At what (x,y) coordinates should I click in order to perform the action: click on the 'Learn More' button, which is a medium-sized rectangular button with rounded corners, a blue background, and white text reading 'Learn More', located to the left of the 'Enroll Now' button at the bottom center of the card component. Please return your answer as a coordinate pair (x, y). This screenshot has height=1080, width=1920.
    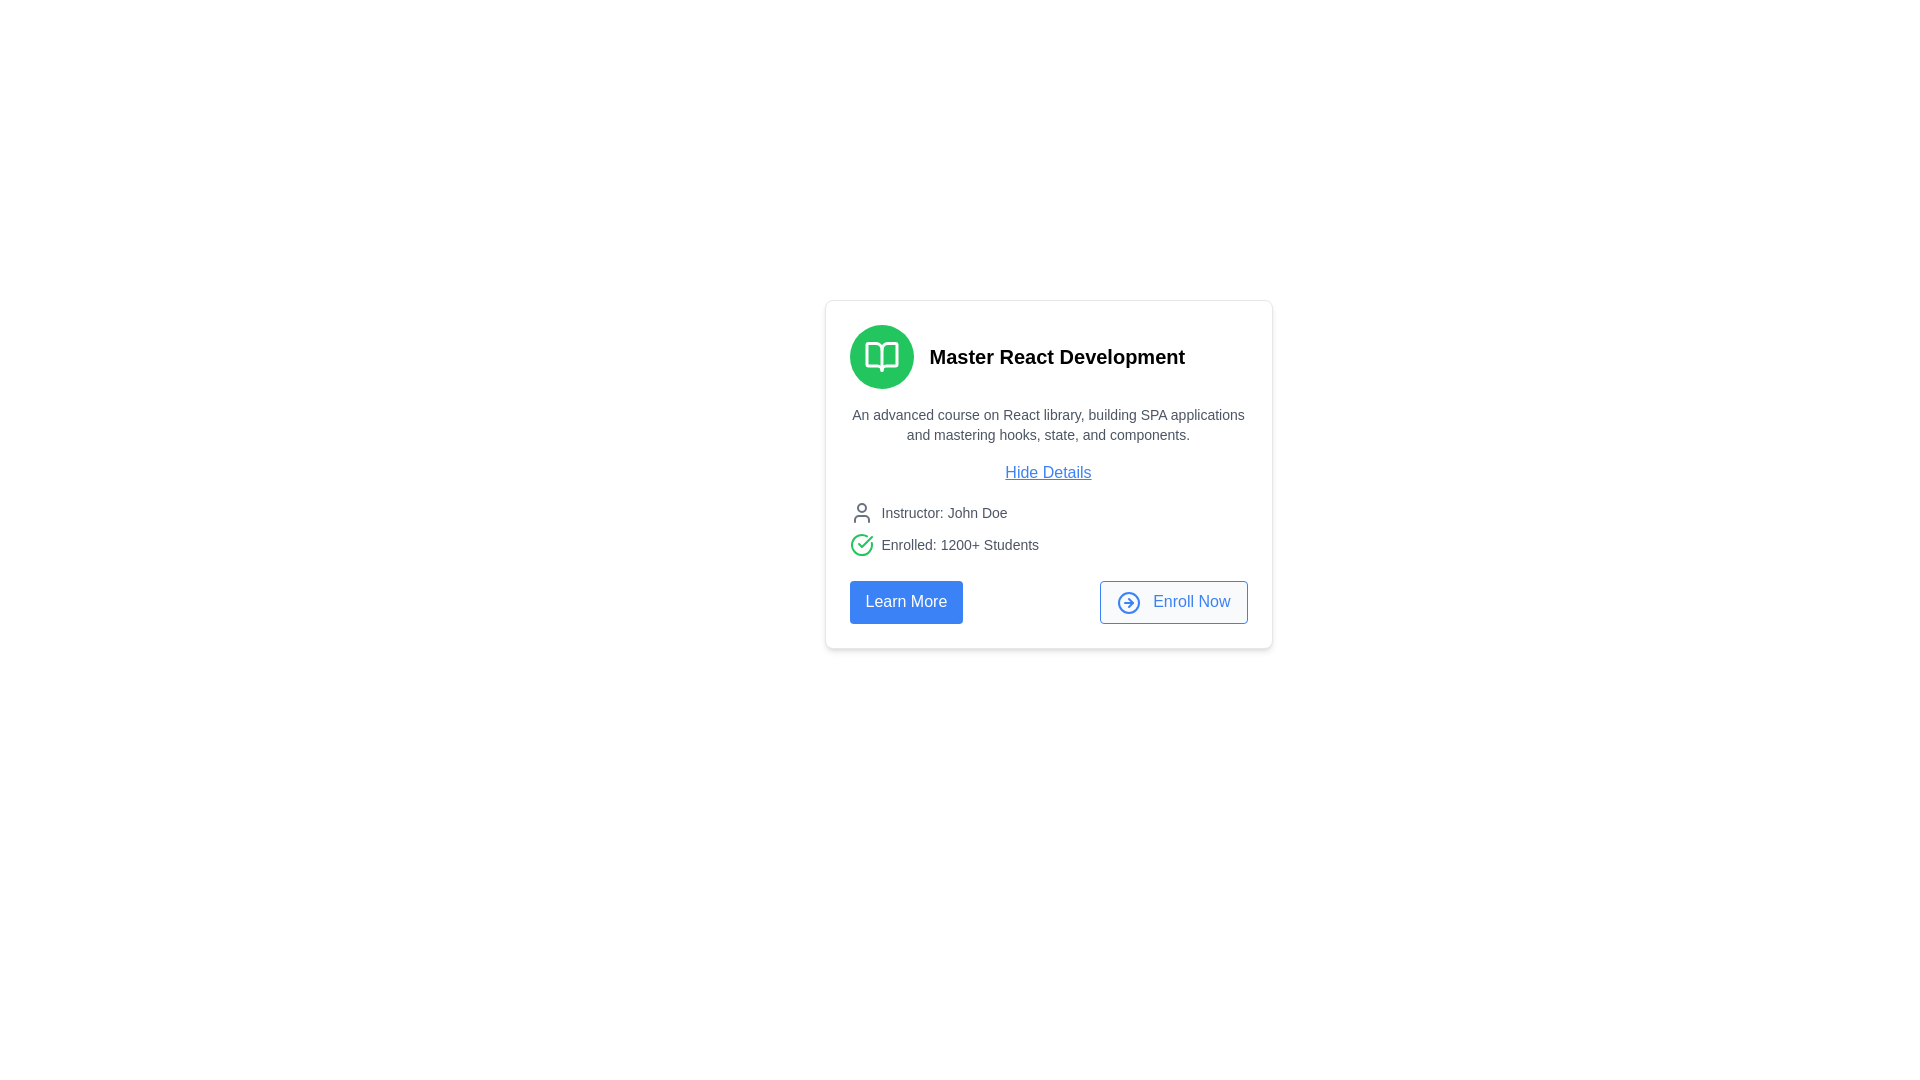
    Looking at the image, I should click on (905, 601).